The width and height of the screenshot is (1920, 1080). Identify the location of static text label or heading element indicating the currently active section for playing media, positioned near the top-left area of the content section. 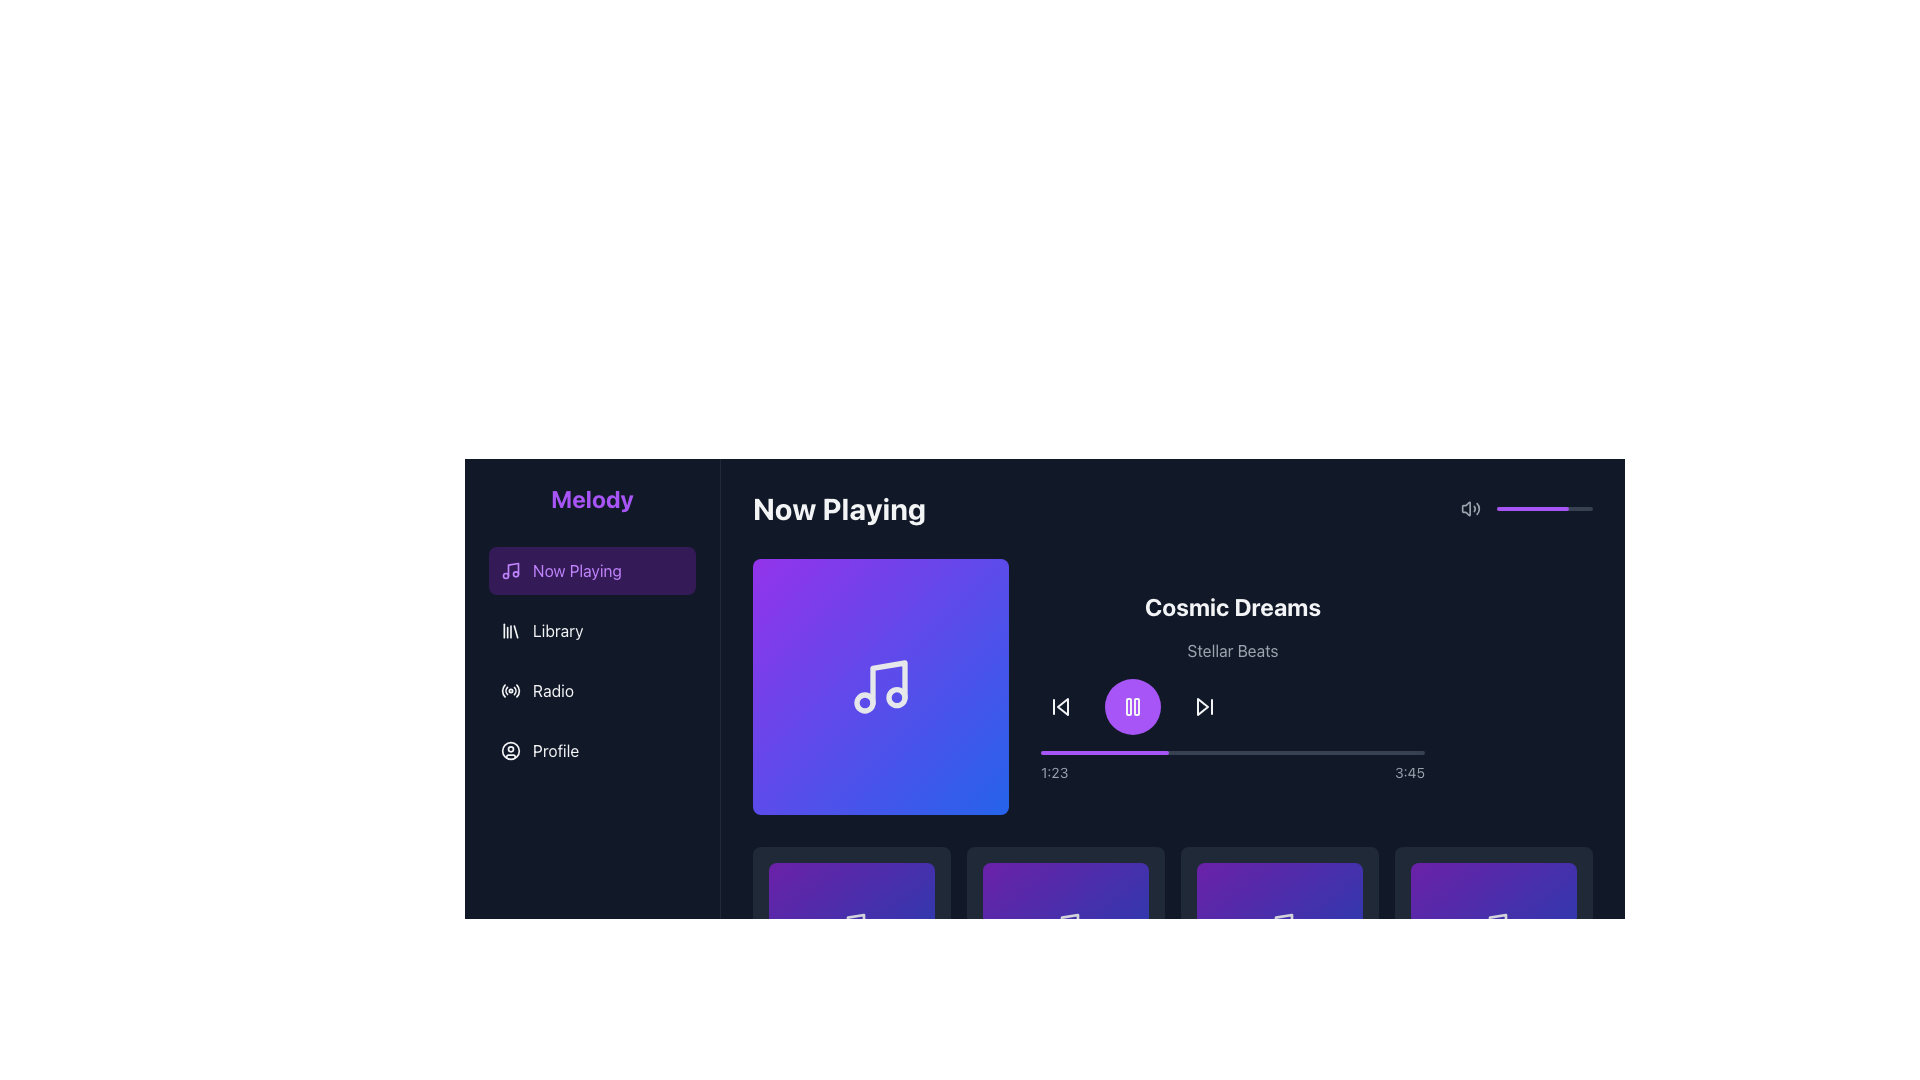
(839, 508).